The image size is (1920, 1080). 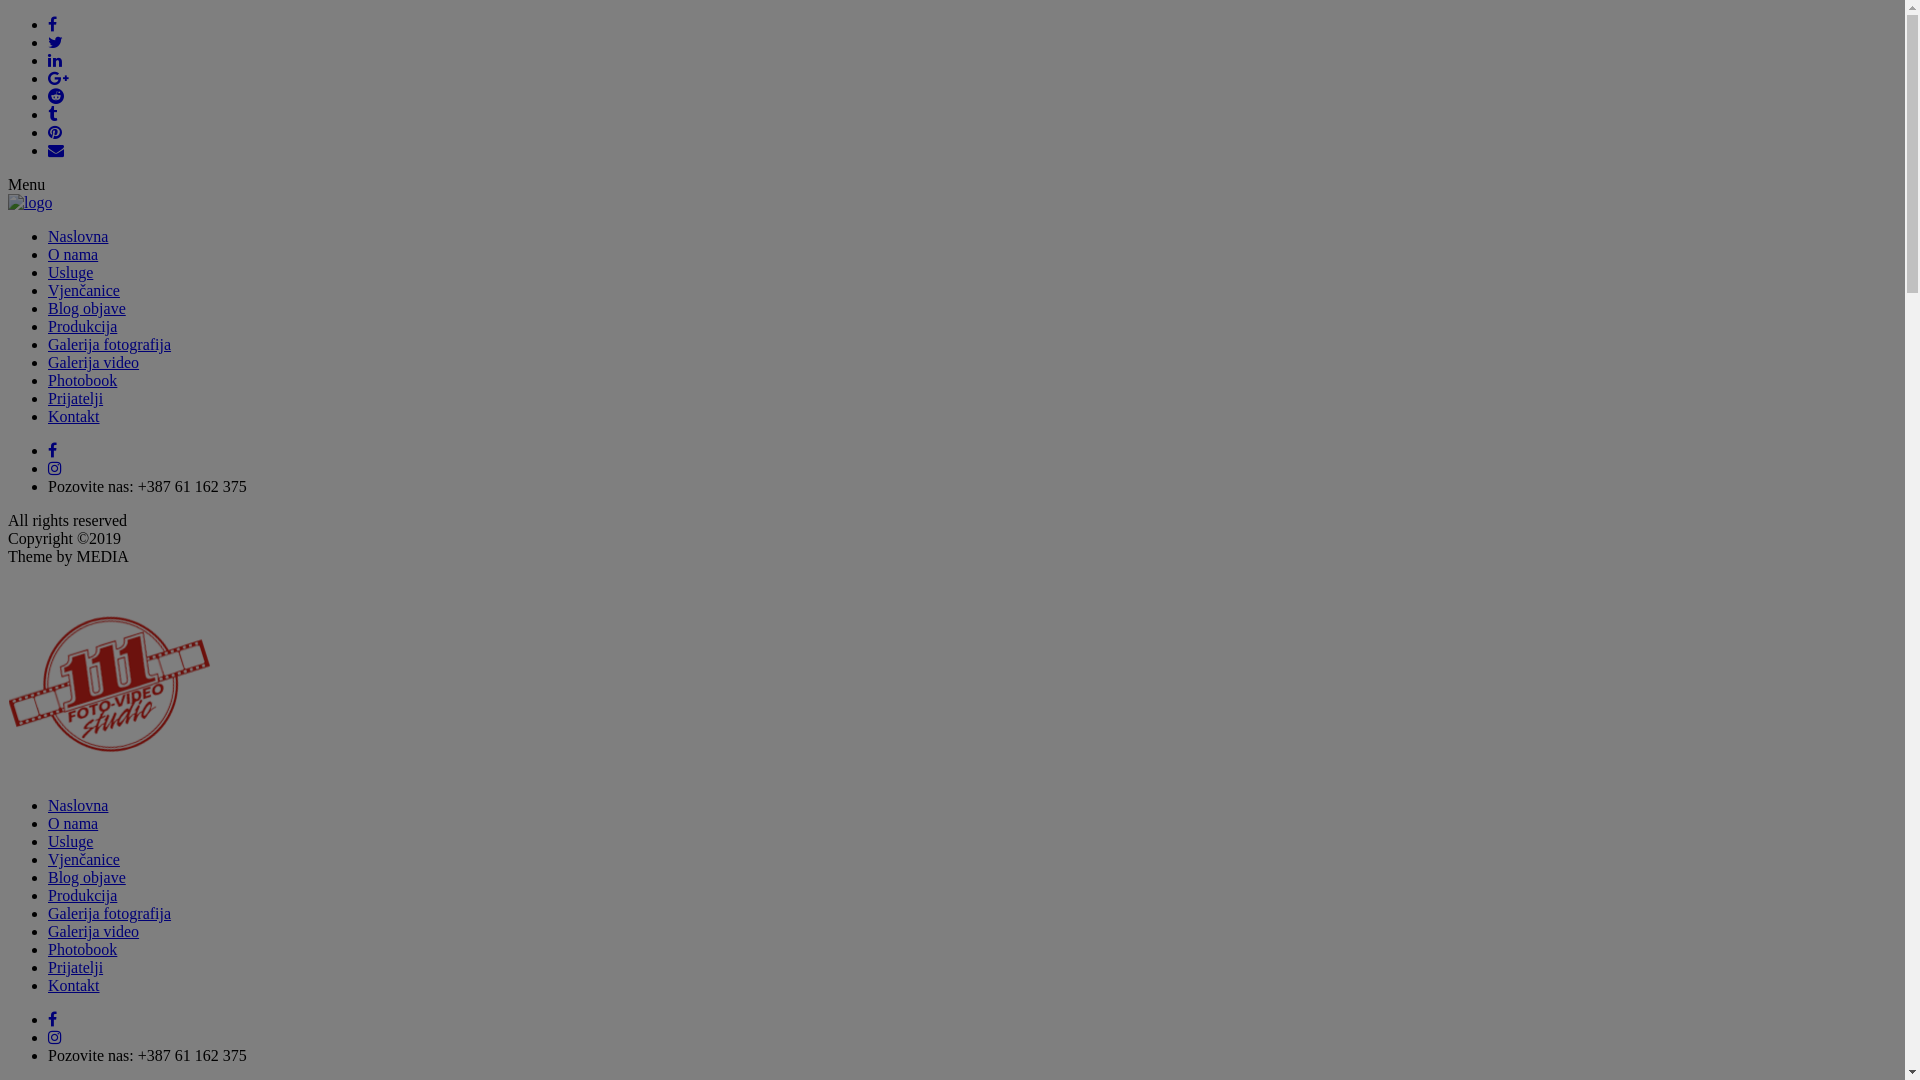 What do you see at coordinates (92, 931) in the screenshot?
I see `'Galerija video'` at bounding box center [92, 931].